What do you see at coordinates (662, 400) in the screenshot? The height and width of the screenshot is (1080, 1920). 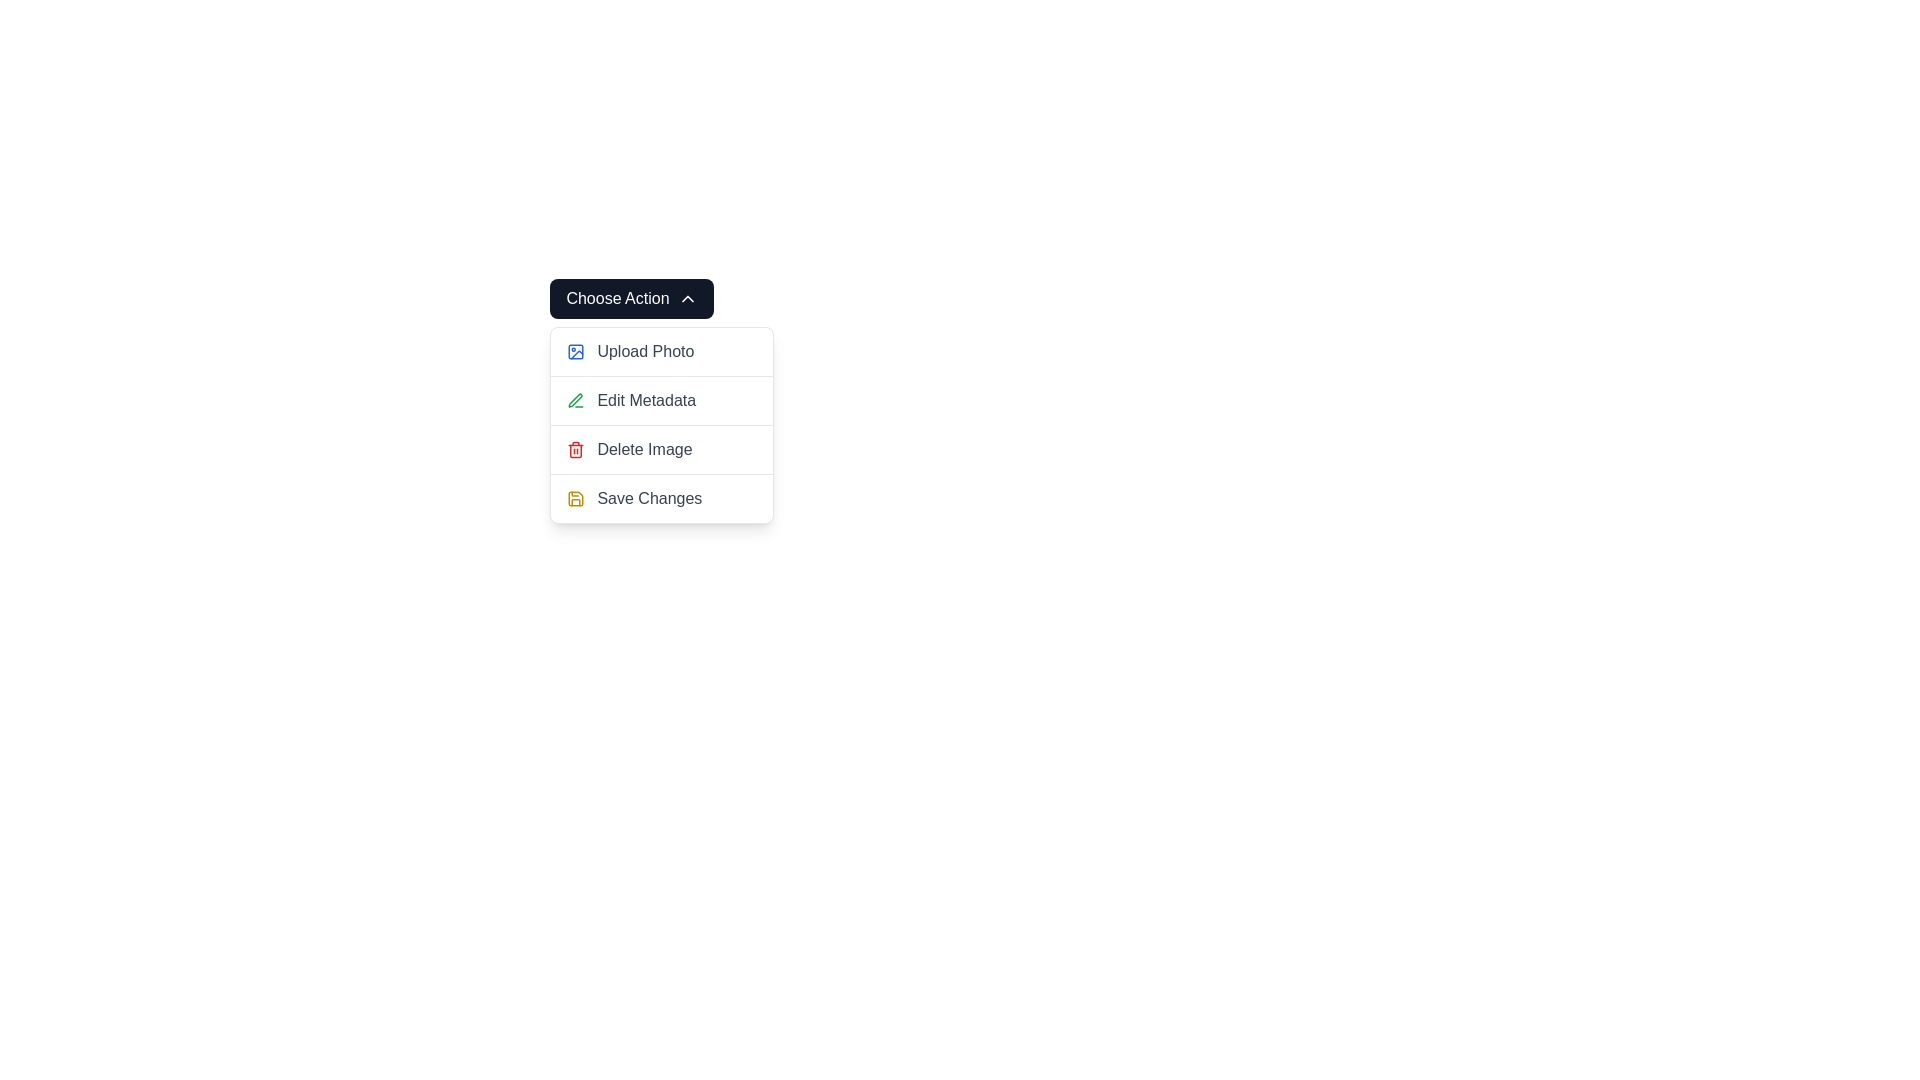 I see `to select the 'Edit Metadata' menu entry, which is the second item in the vertical menu list under 'Choose Action'. It is identifiable by its green pen-like icon on the left and moderate gray text` at bounding box center [662, 400].